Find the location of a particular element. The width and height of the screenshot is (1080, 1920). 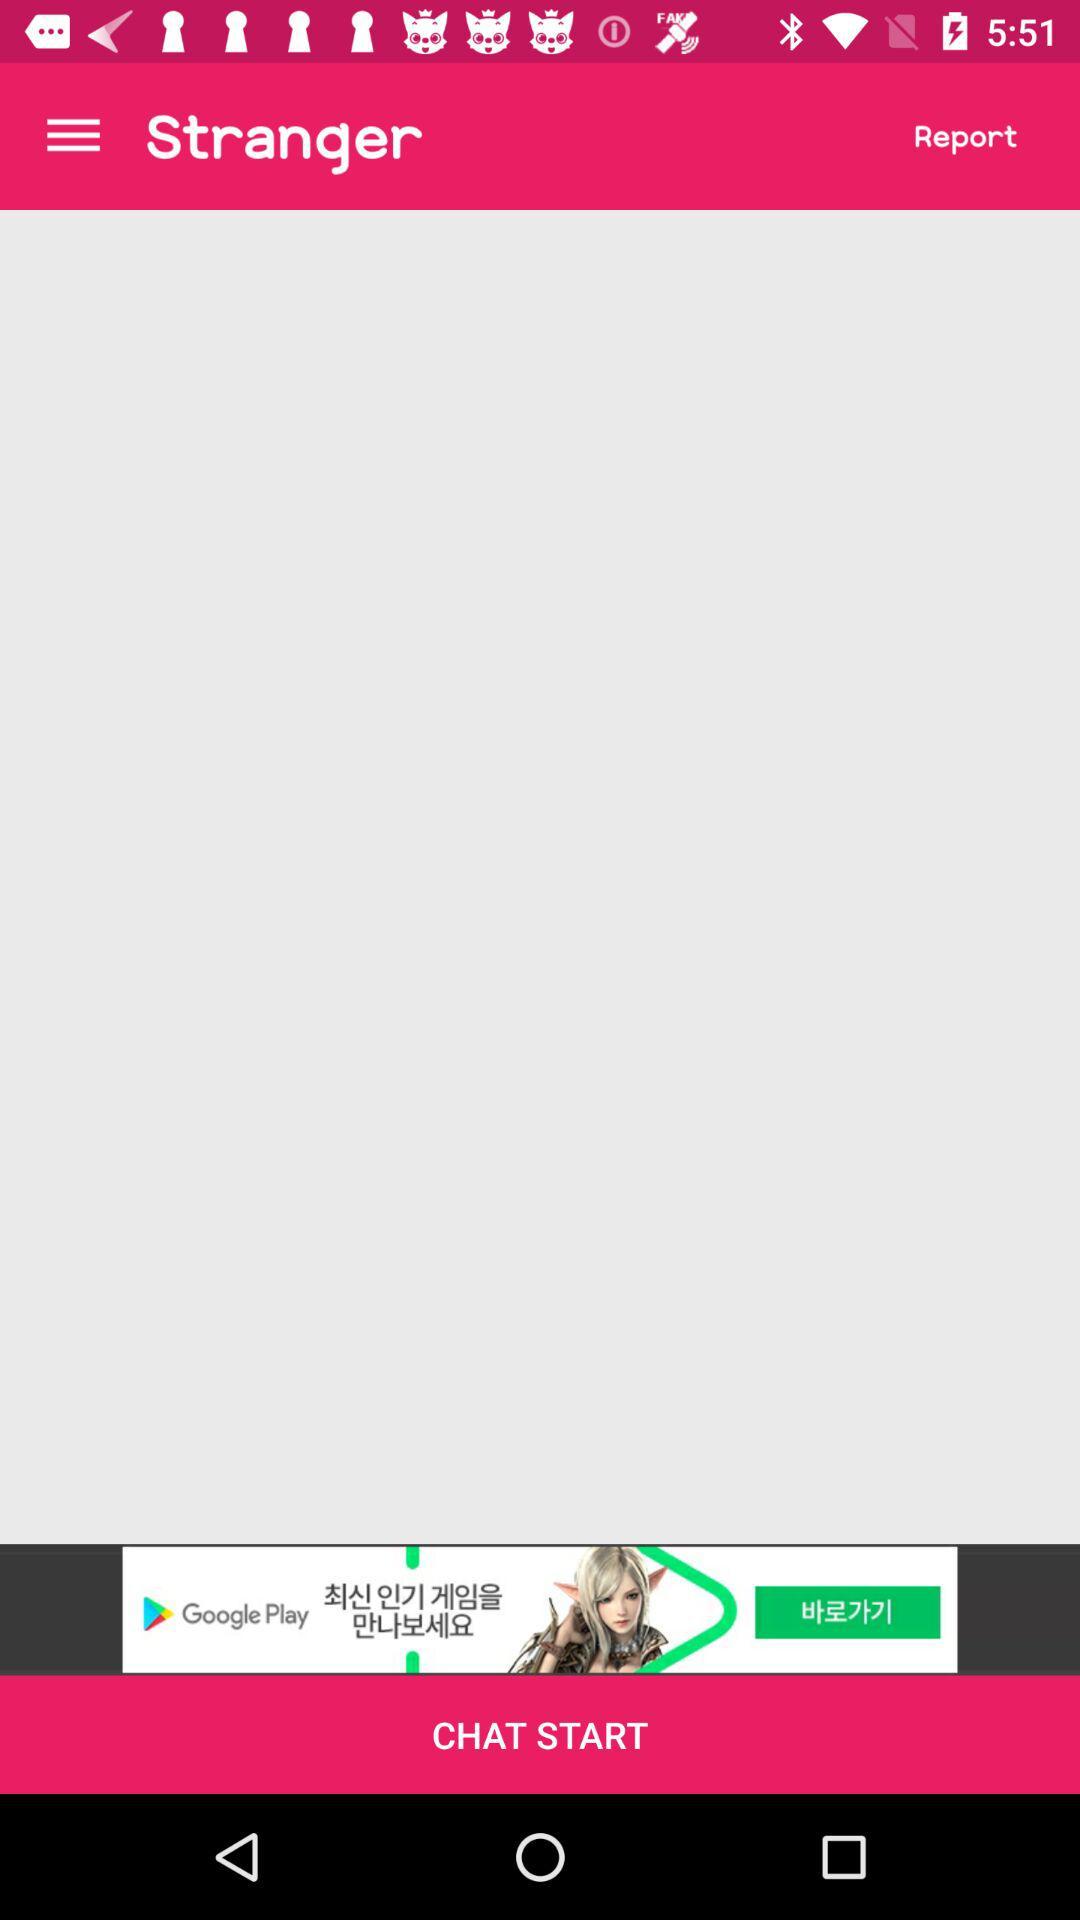

more options is located at coordinates (72, 135).